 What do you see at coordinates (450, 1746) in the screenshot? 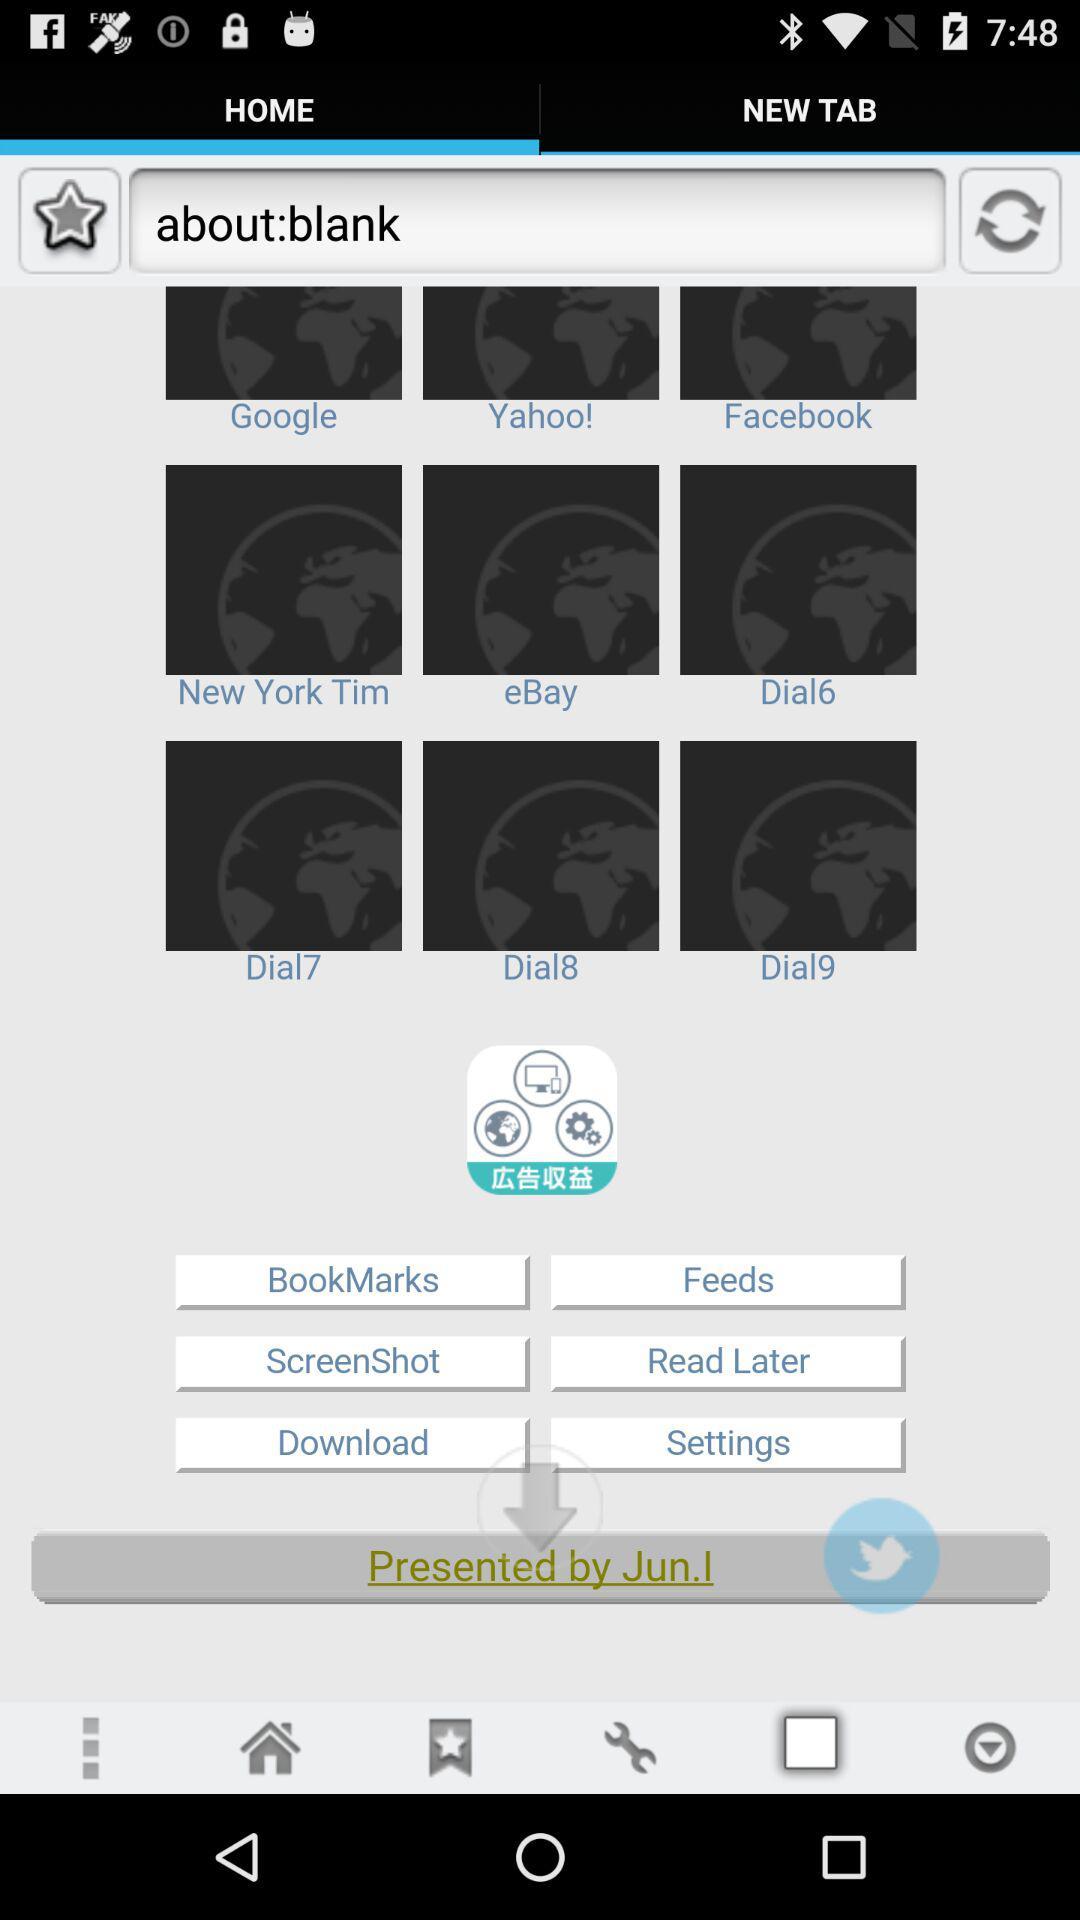
I see `review button` at bounding box center [450, 1746].